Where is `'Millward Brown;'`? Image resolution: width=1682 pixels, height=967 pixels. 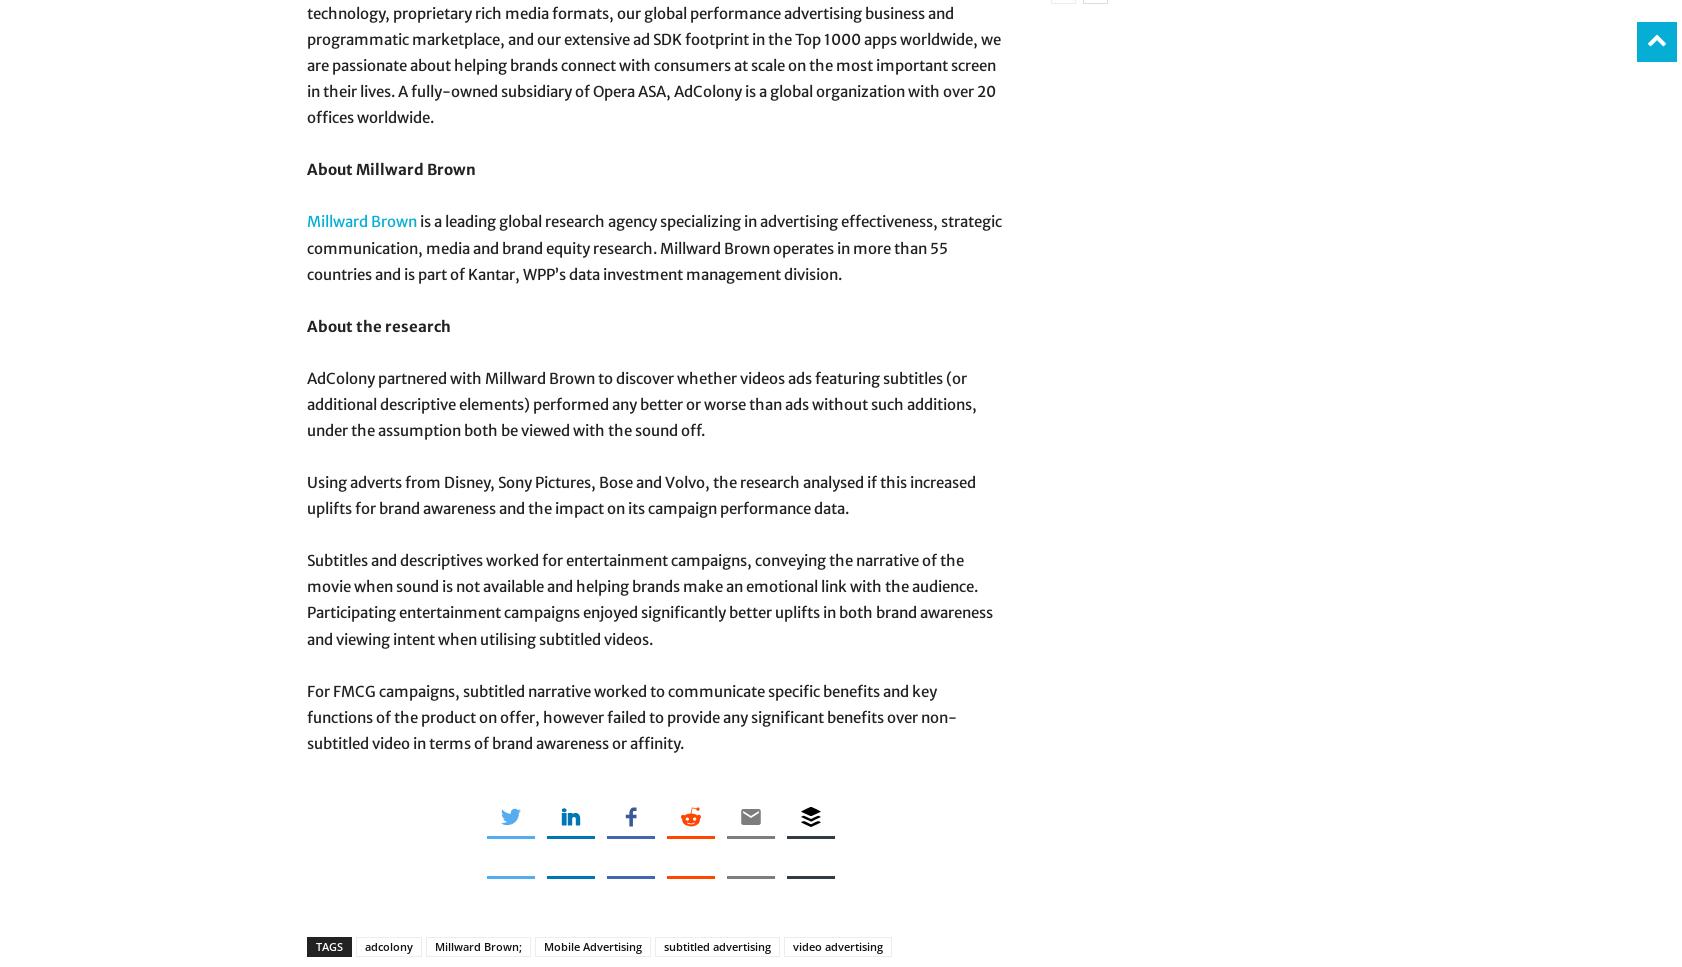
'Millward Brown;' is located at coordinates (478, 944).